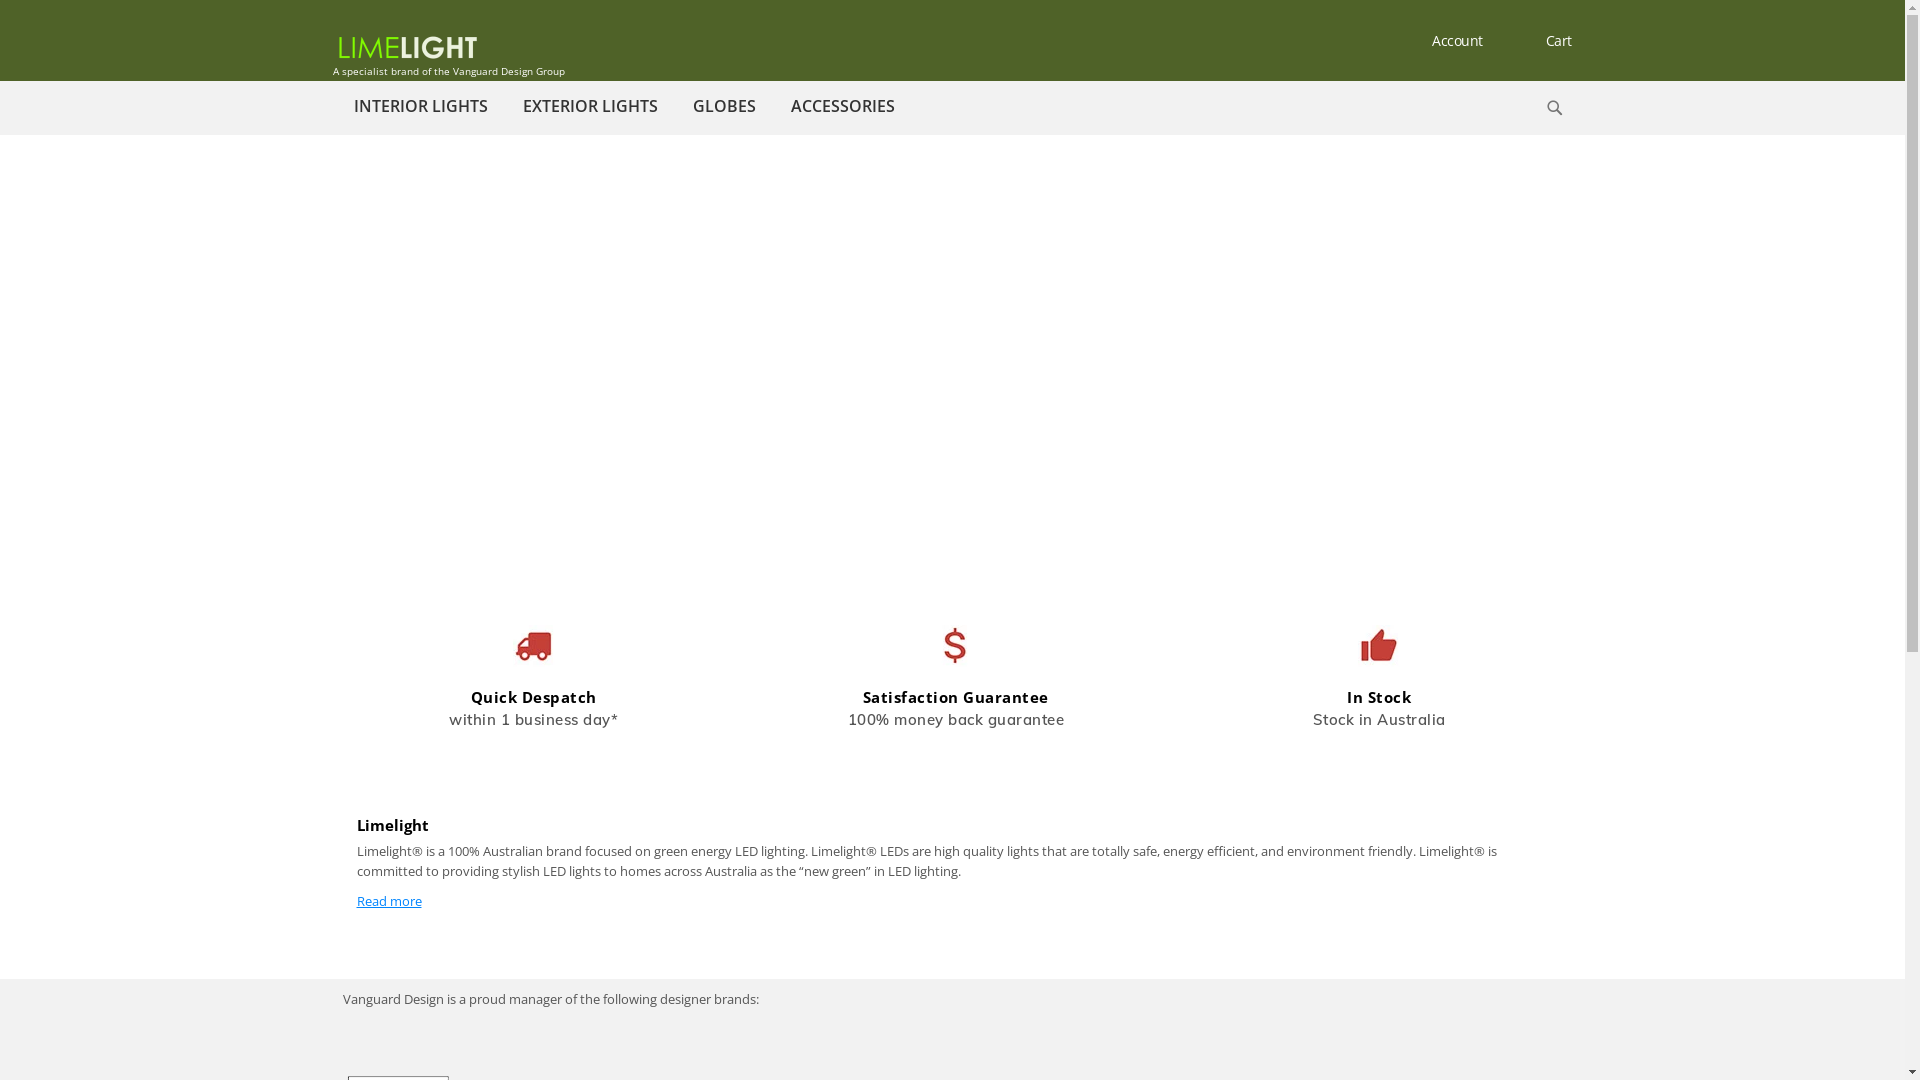  What do you see at coordinates (508, 105) in the screenshot?
I see `'EXTERIOR LIGHTS'` at bounding box center [508, 105].